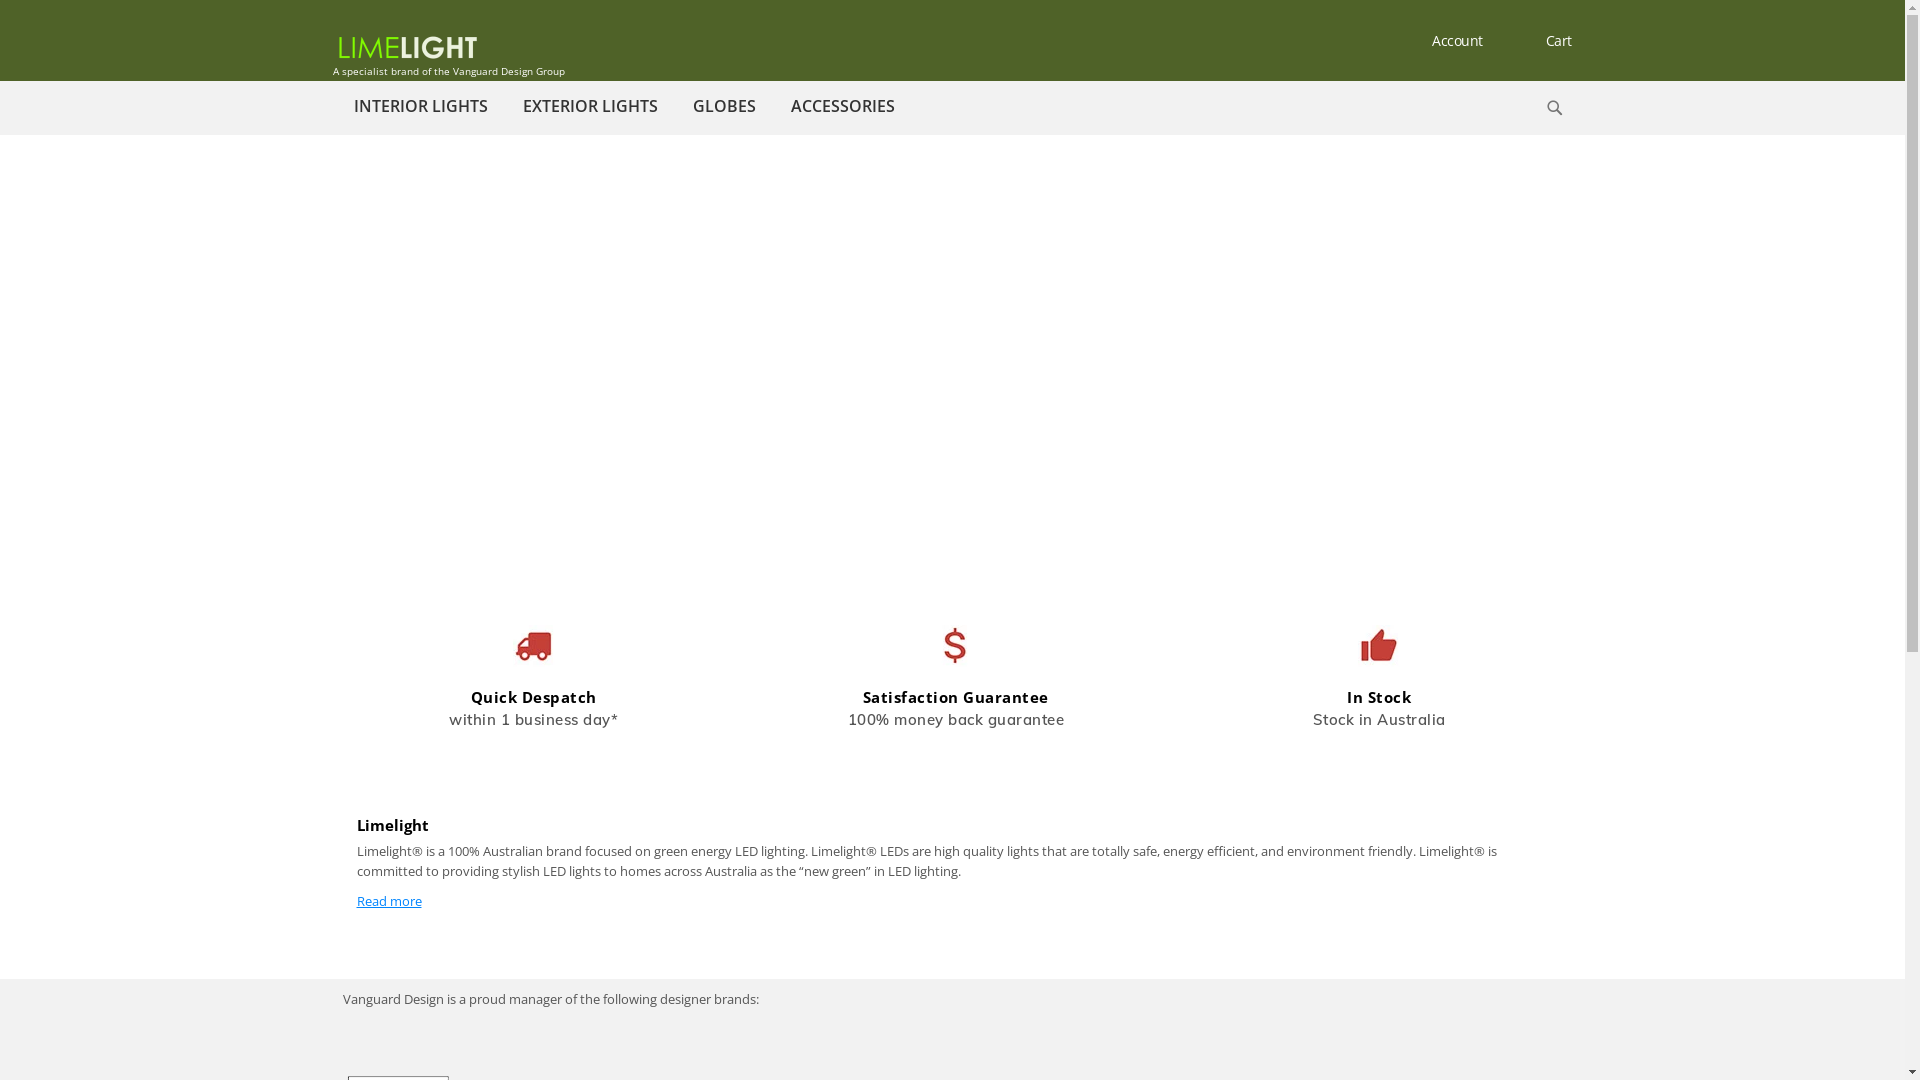  What do you see at coordinates (508, 105) in the screenshot?
I see `'EXTERIOR LIGHTS'` at bounding box center [508, 105].